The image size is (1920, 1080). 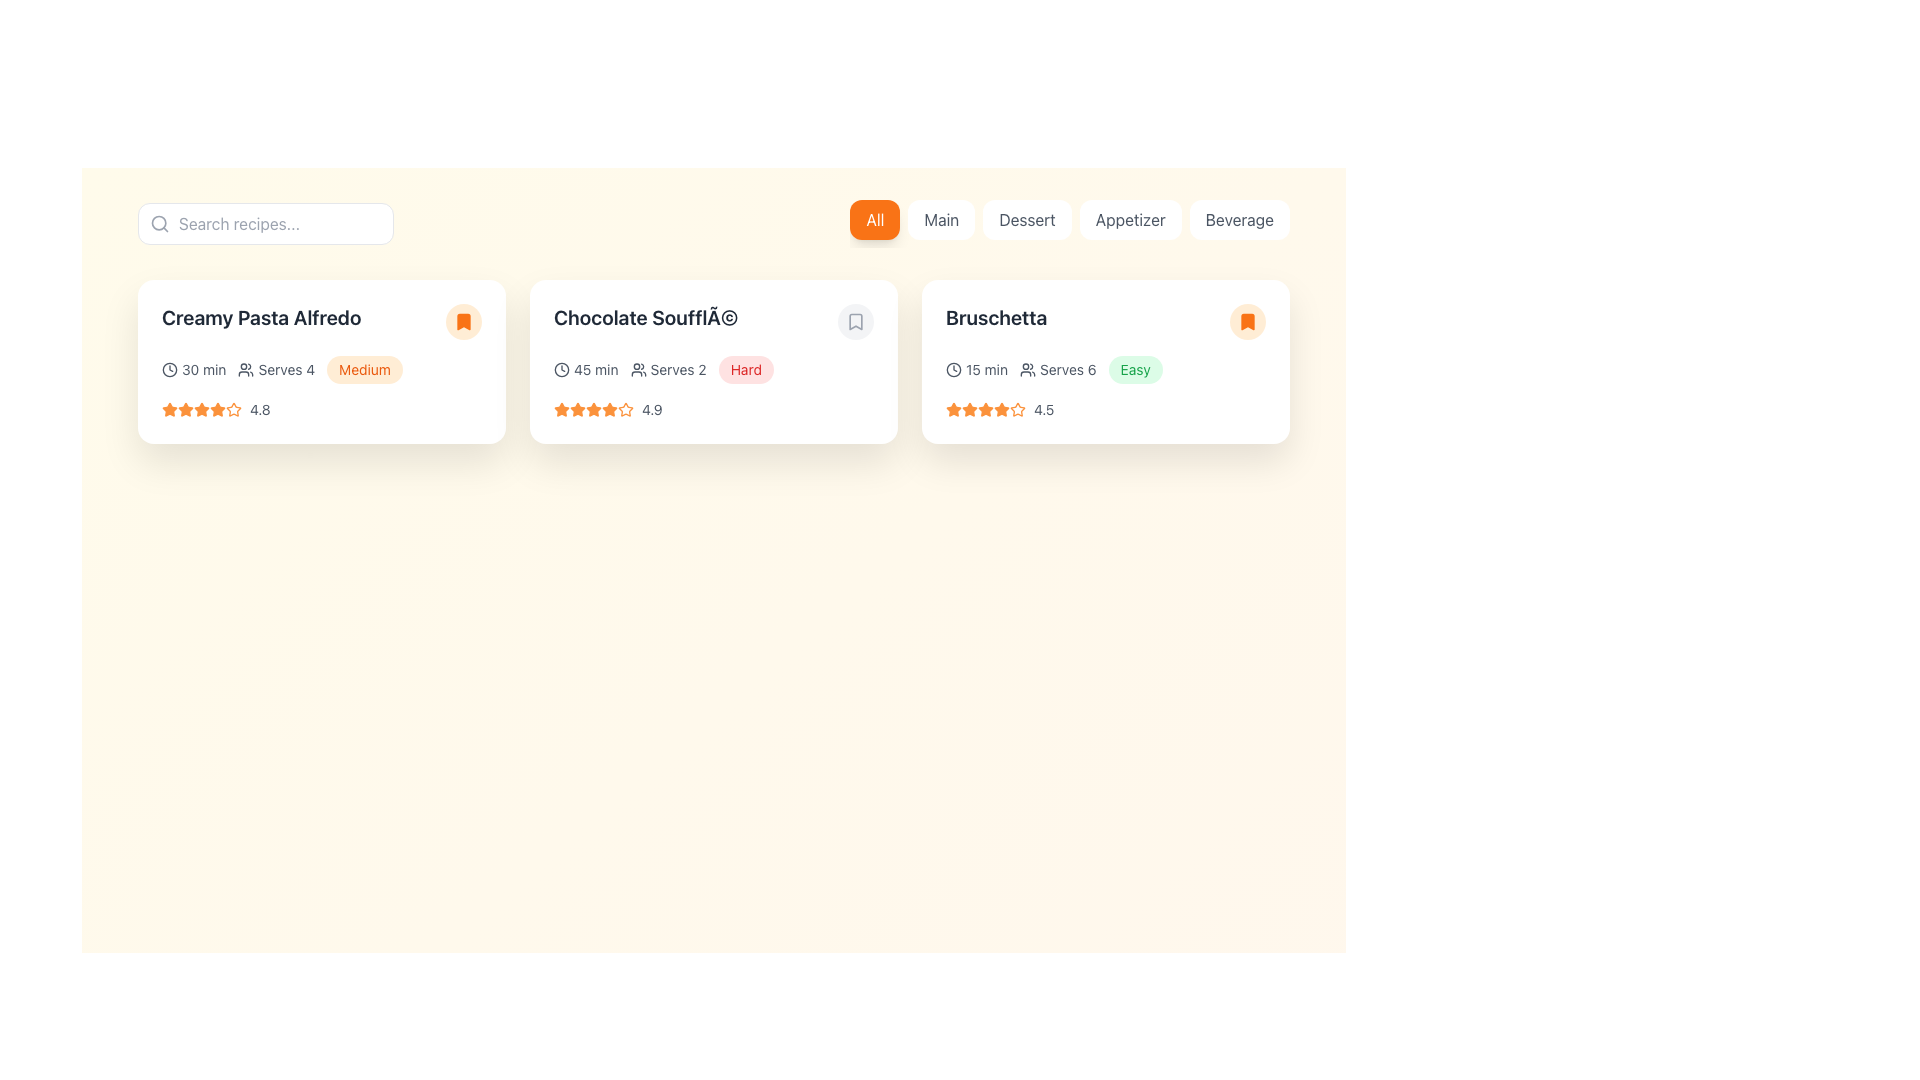 What do you see at coordinates (158, 223) in the screenshot?
I see `the search icon located inside the search input field labeled 'Search recipes...'` at bounding box center [158, 223].